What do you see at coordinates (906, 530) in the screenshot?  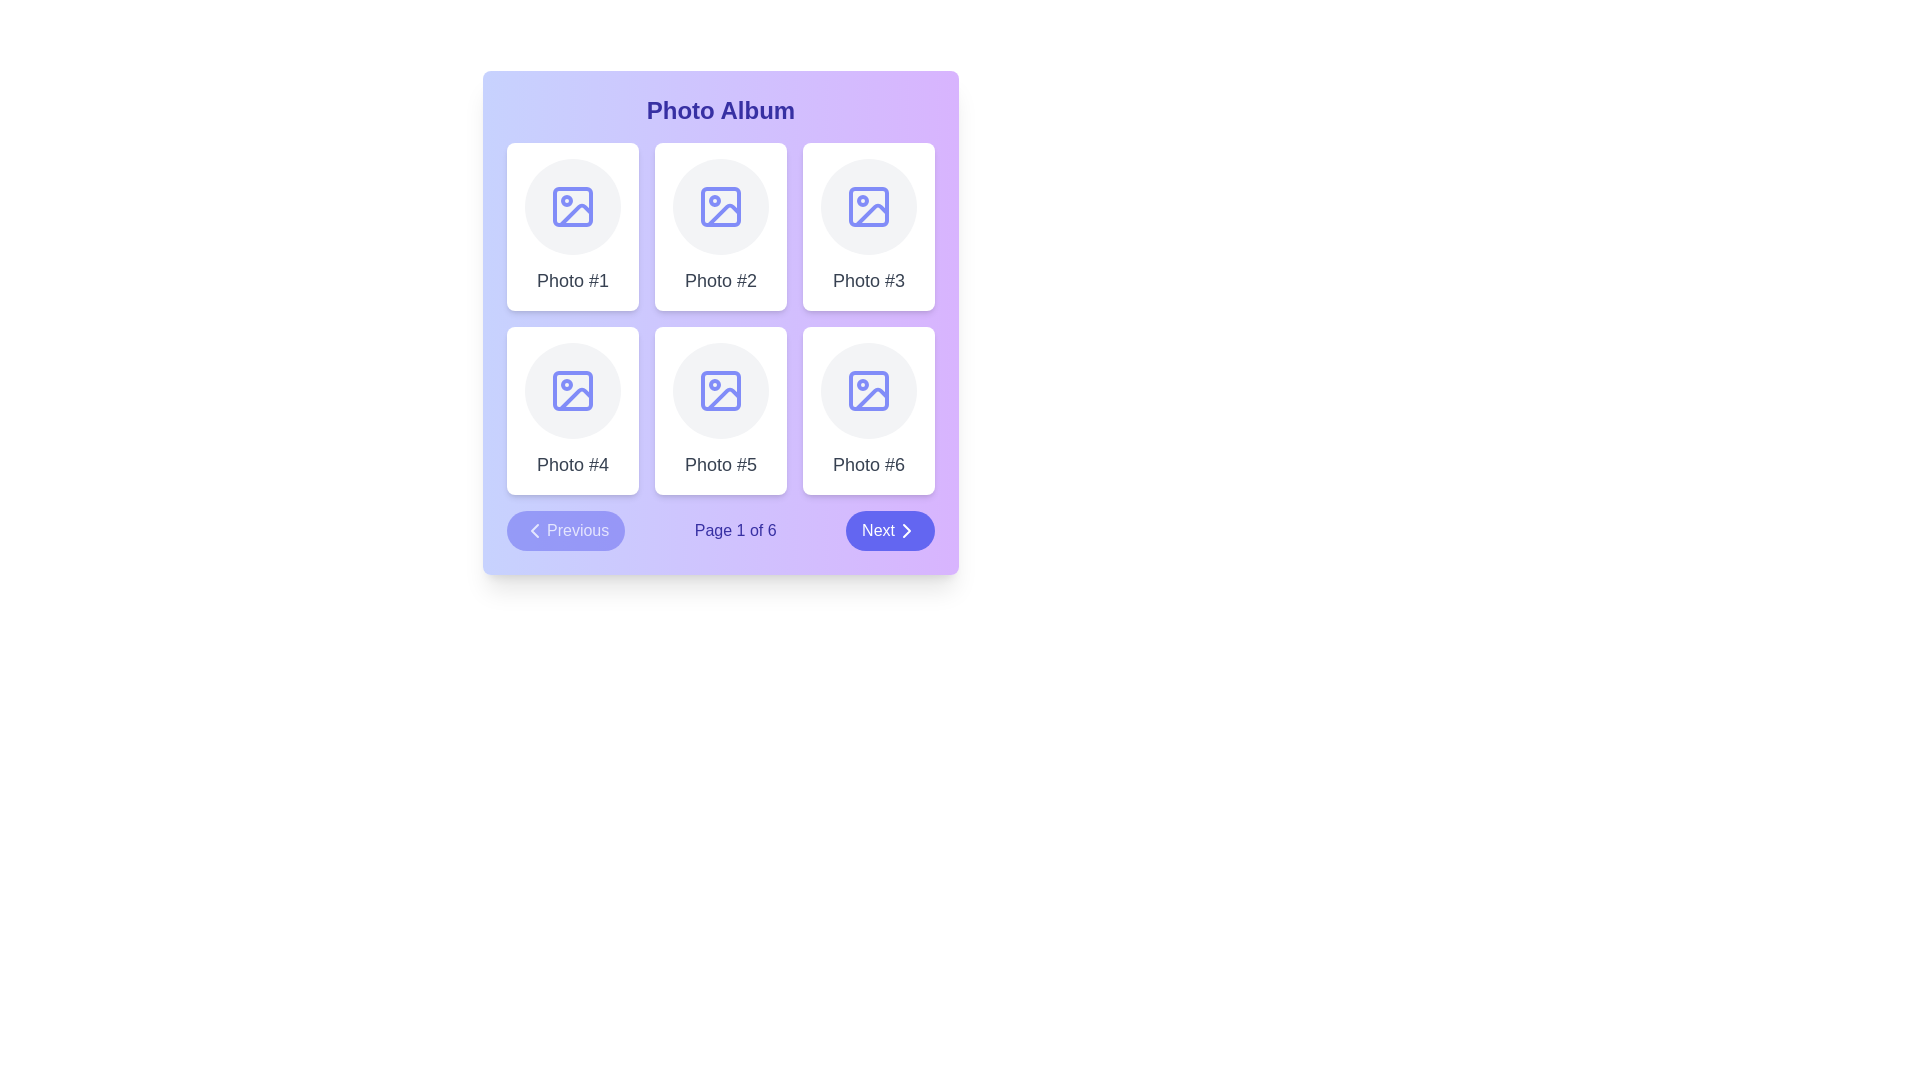 I see `the Chevron icon within the blue circular 'Next' button located at the bottom right corner of the interface to trigger a tooltip or animated effect` at bounding box center [906, 530].